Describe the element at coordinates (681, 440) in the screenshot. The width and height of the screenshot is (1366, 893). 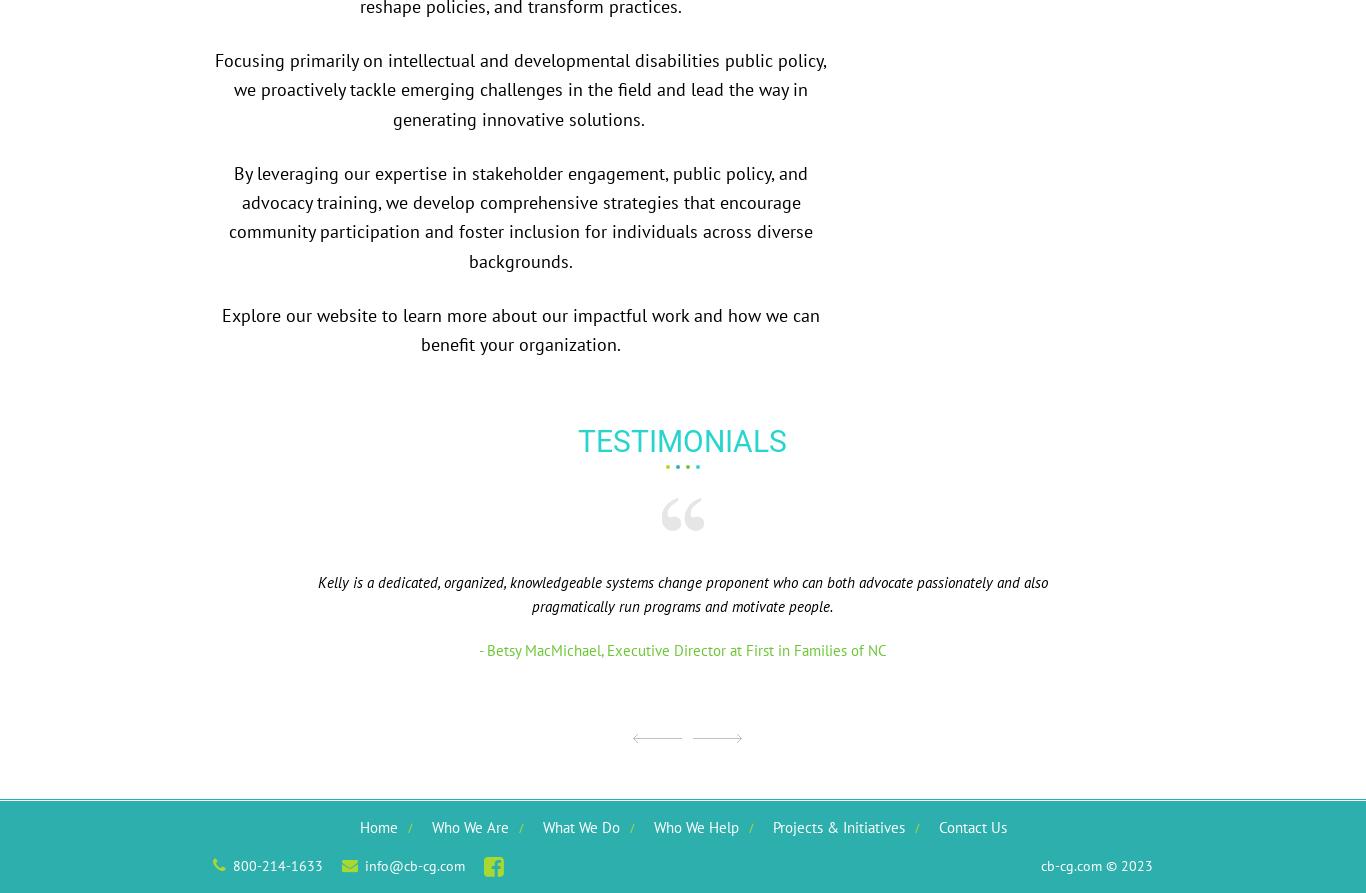
I see `'Testimonials'` at that location.